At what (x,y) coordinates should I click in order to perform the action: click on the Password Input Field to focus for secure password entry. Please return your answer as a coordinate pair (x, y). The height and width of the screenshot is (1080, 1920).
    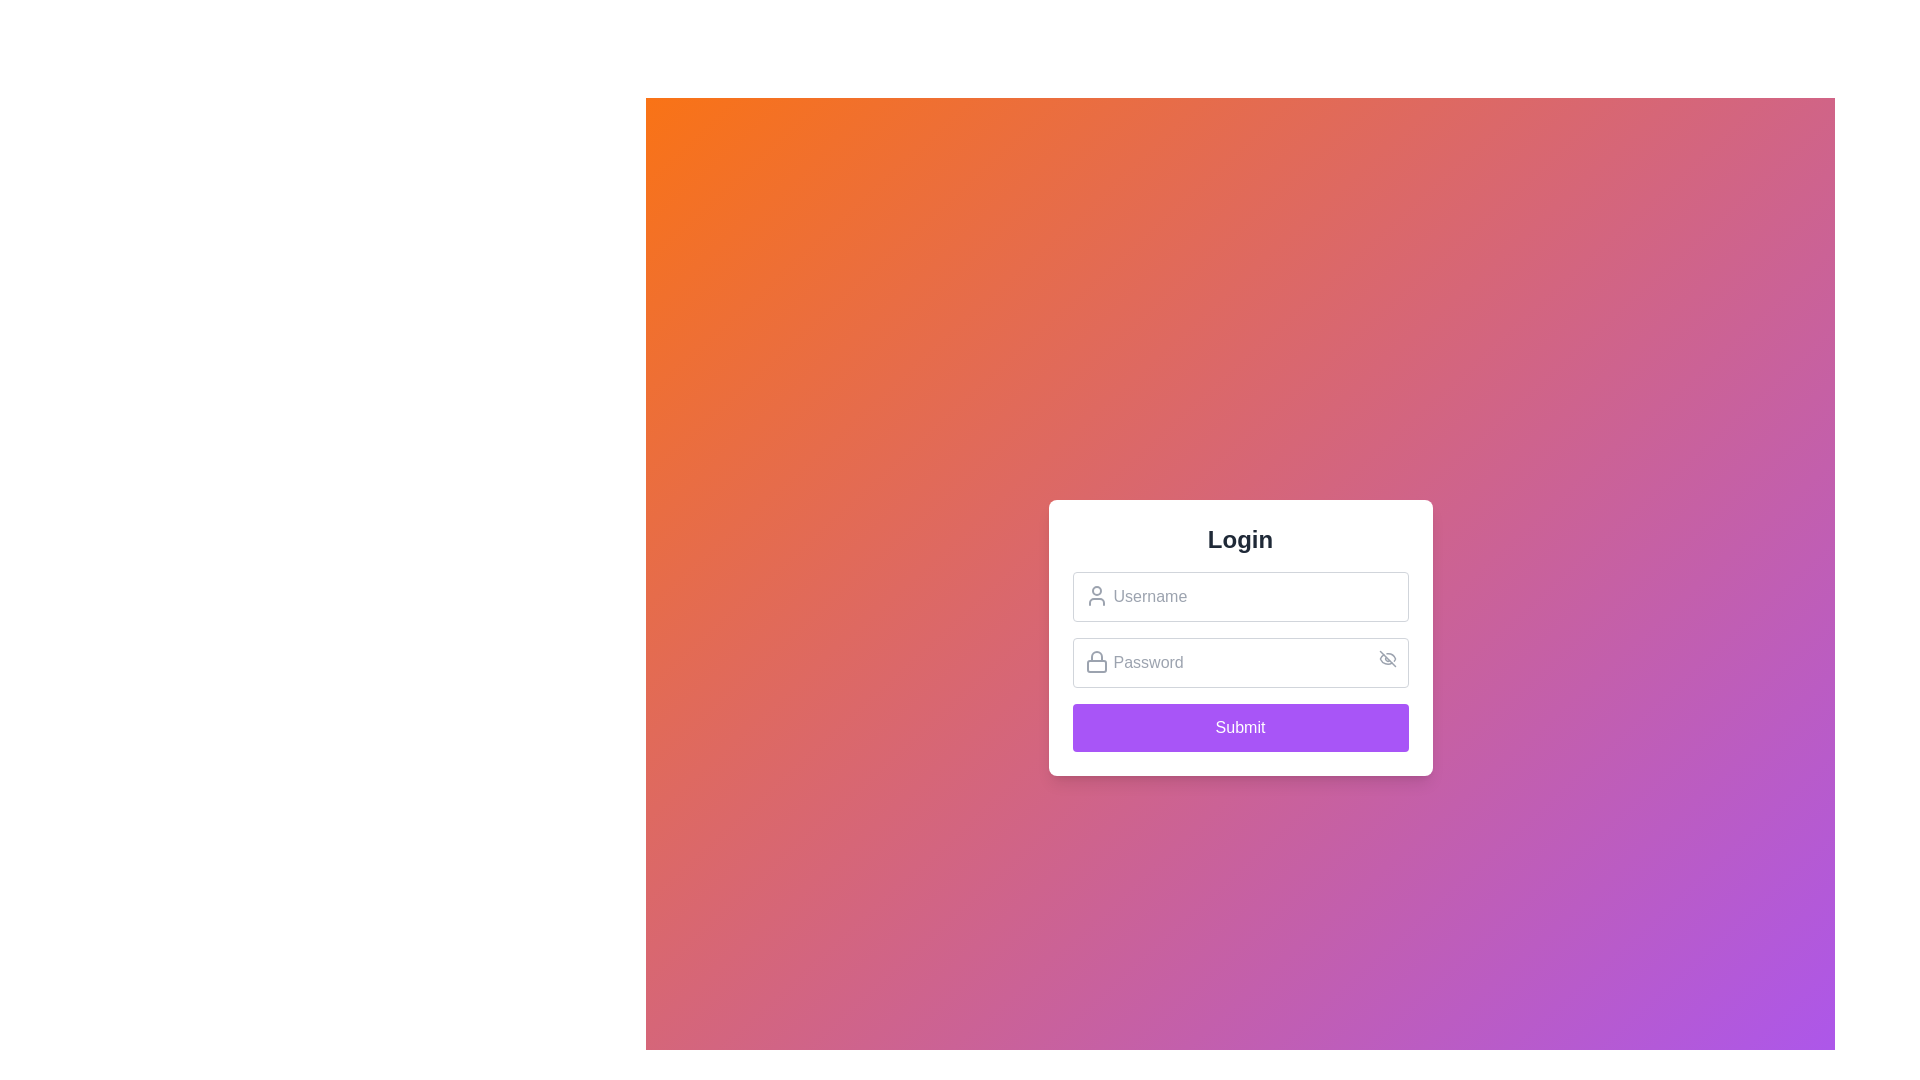
    Looking at the image, I should click on (1239, 662).